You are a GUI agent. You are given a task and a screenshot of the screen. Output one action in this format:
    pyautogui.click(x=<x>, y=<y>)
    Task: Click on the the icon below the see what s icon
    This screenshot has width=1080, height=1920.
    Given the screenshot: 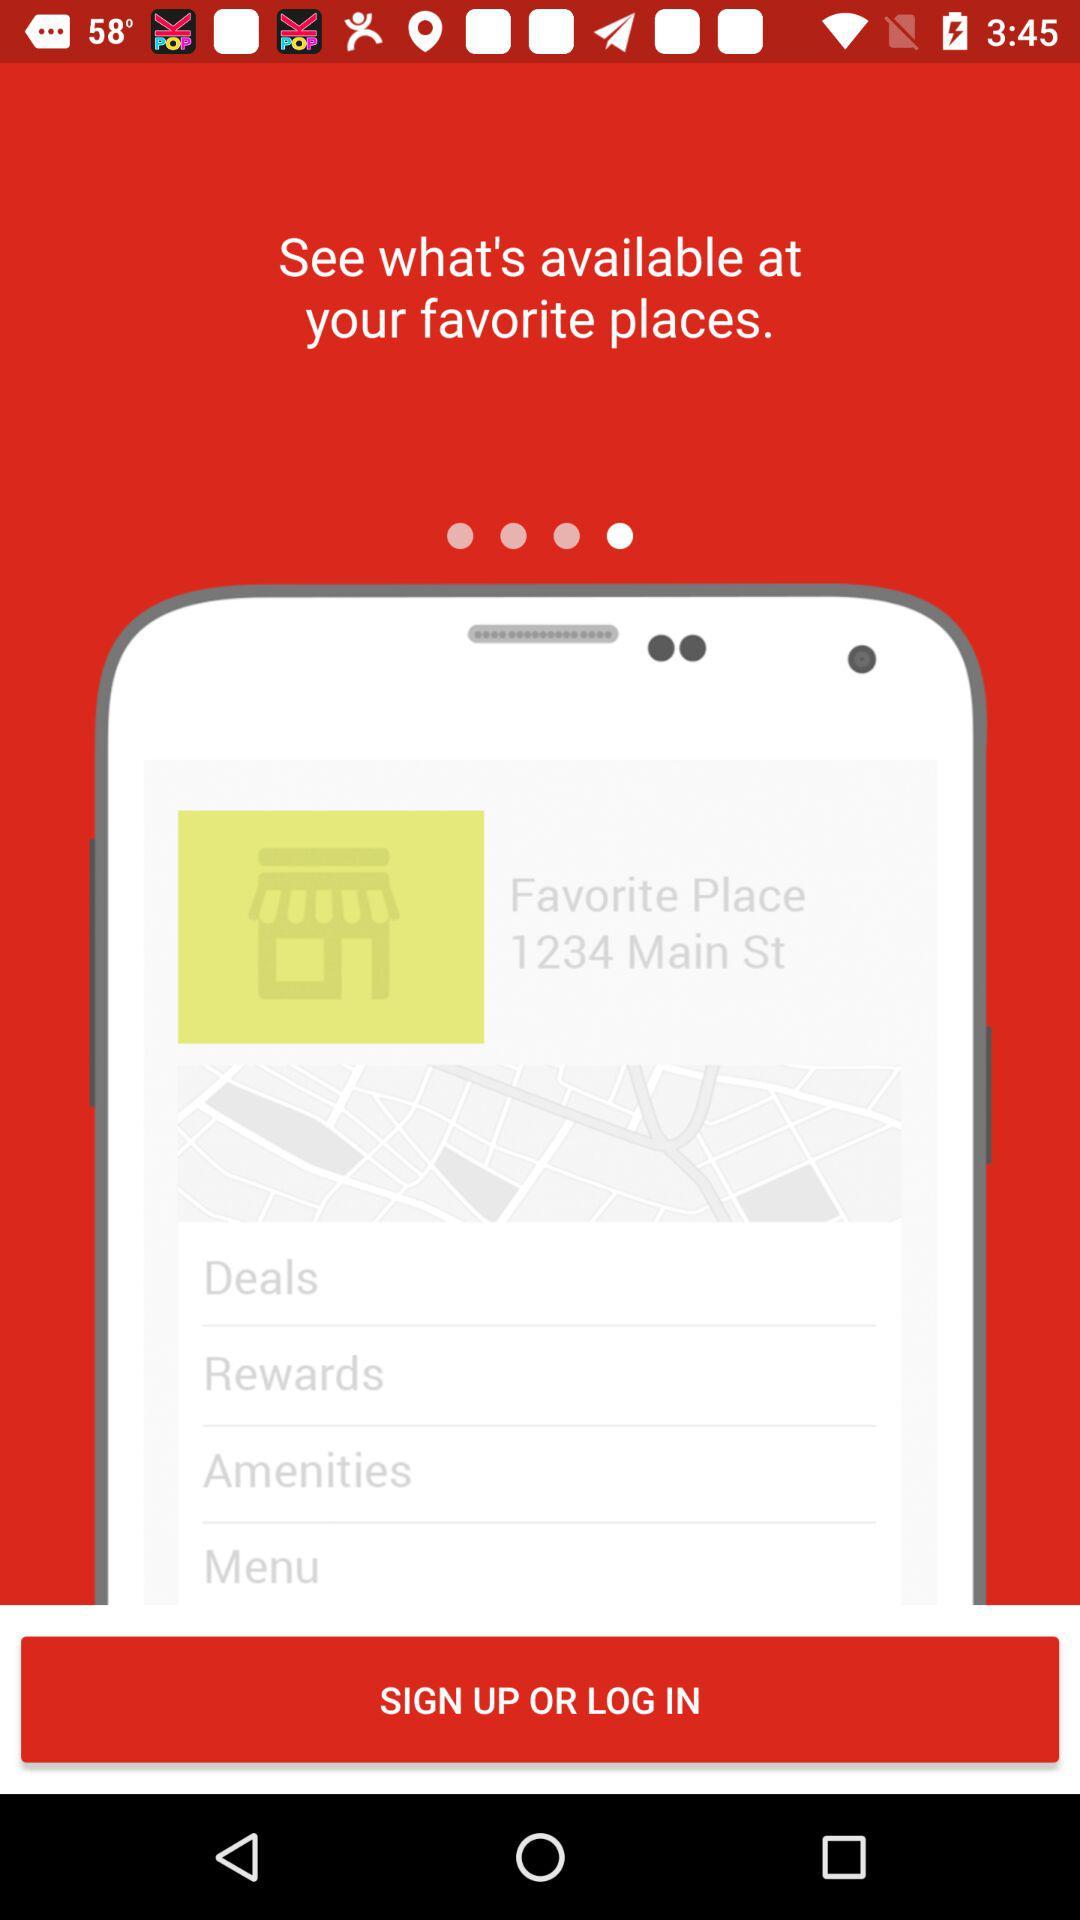 What is the action you would take?
    pyautogui.click(x=566, y=535)
    